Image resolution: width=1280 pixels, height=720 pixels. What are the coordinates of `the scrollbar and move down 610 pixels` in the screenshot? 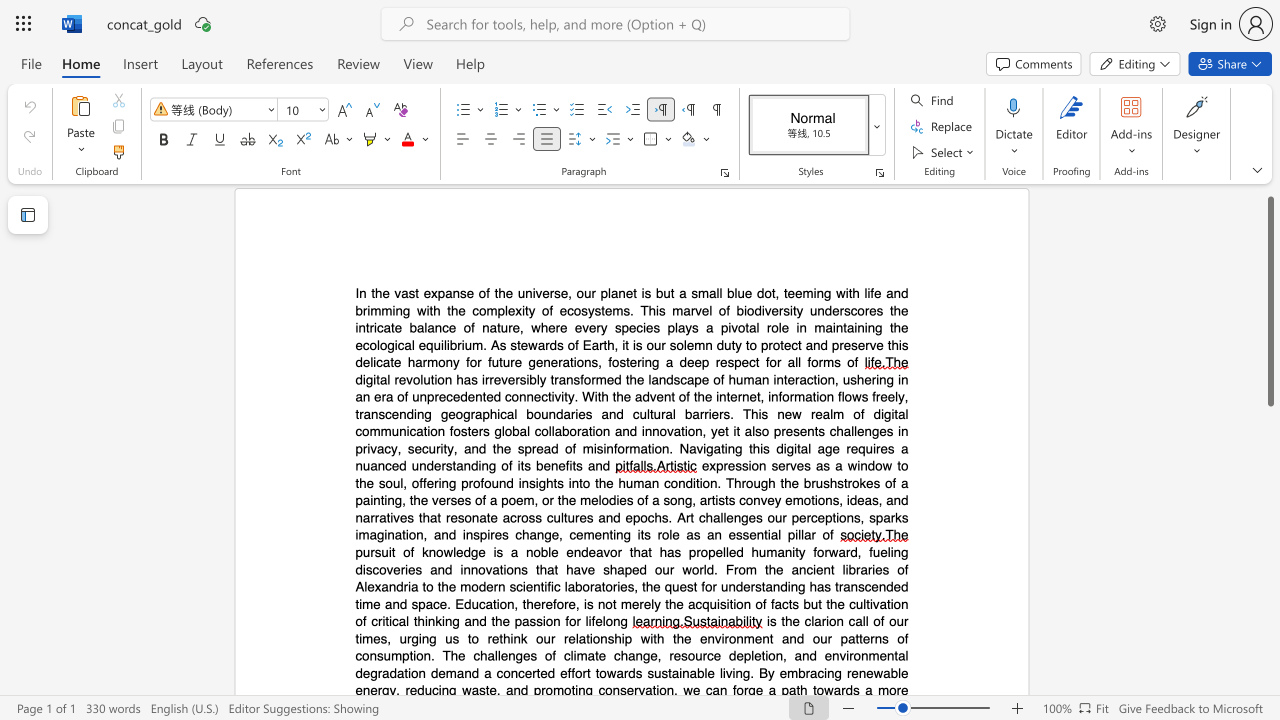 It's located at (1269, 301).